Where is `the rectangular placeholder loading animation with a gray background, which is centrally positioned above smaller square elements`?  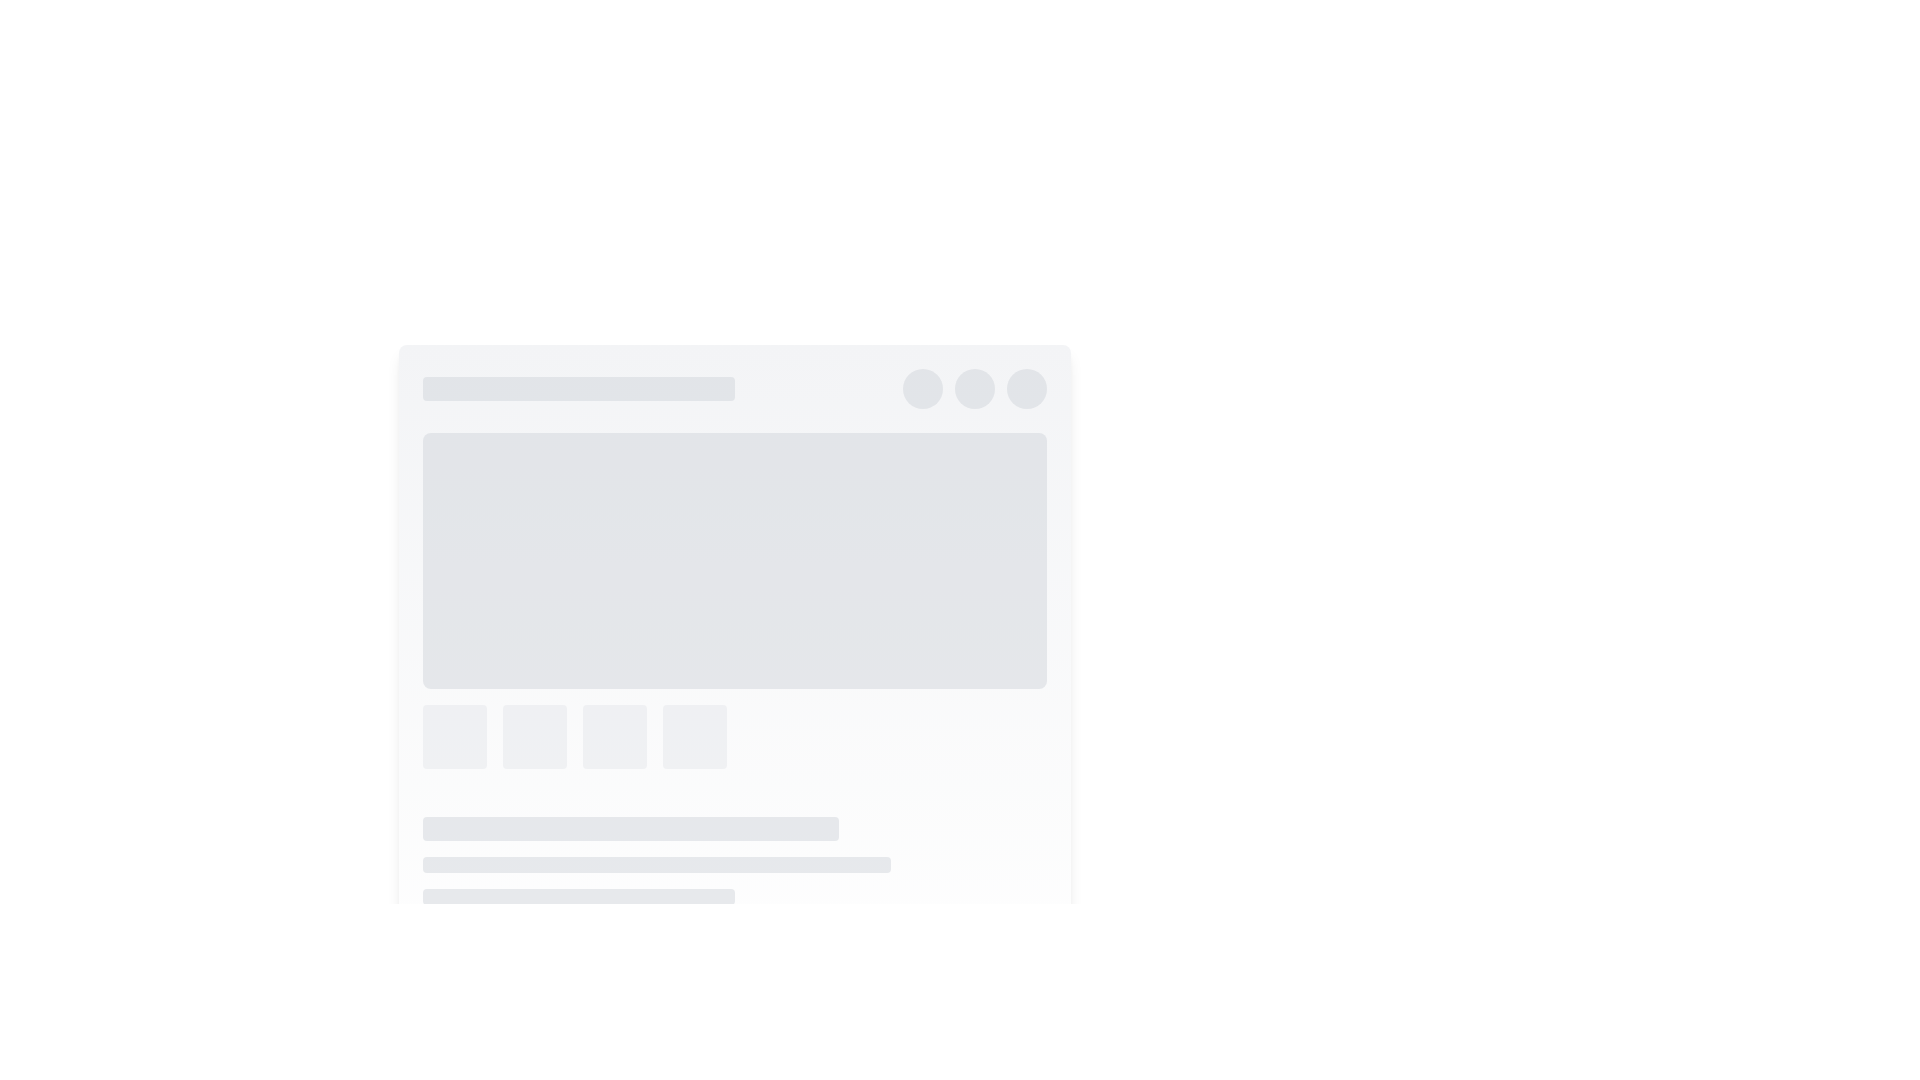
the rectangular placeholder loading animation with a gray background, which is centrally positioned above smaller square elements is located at coordinates (733, 560).